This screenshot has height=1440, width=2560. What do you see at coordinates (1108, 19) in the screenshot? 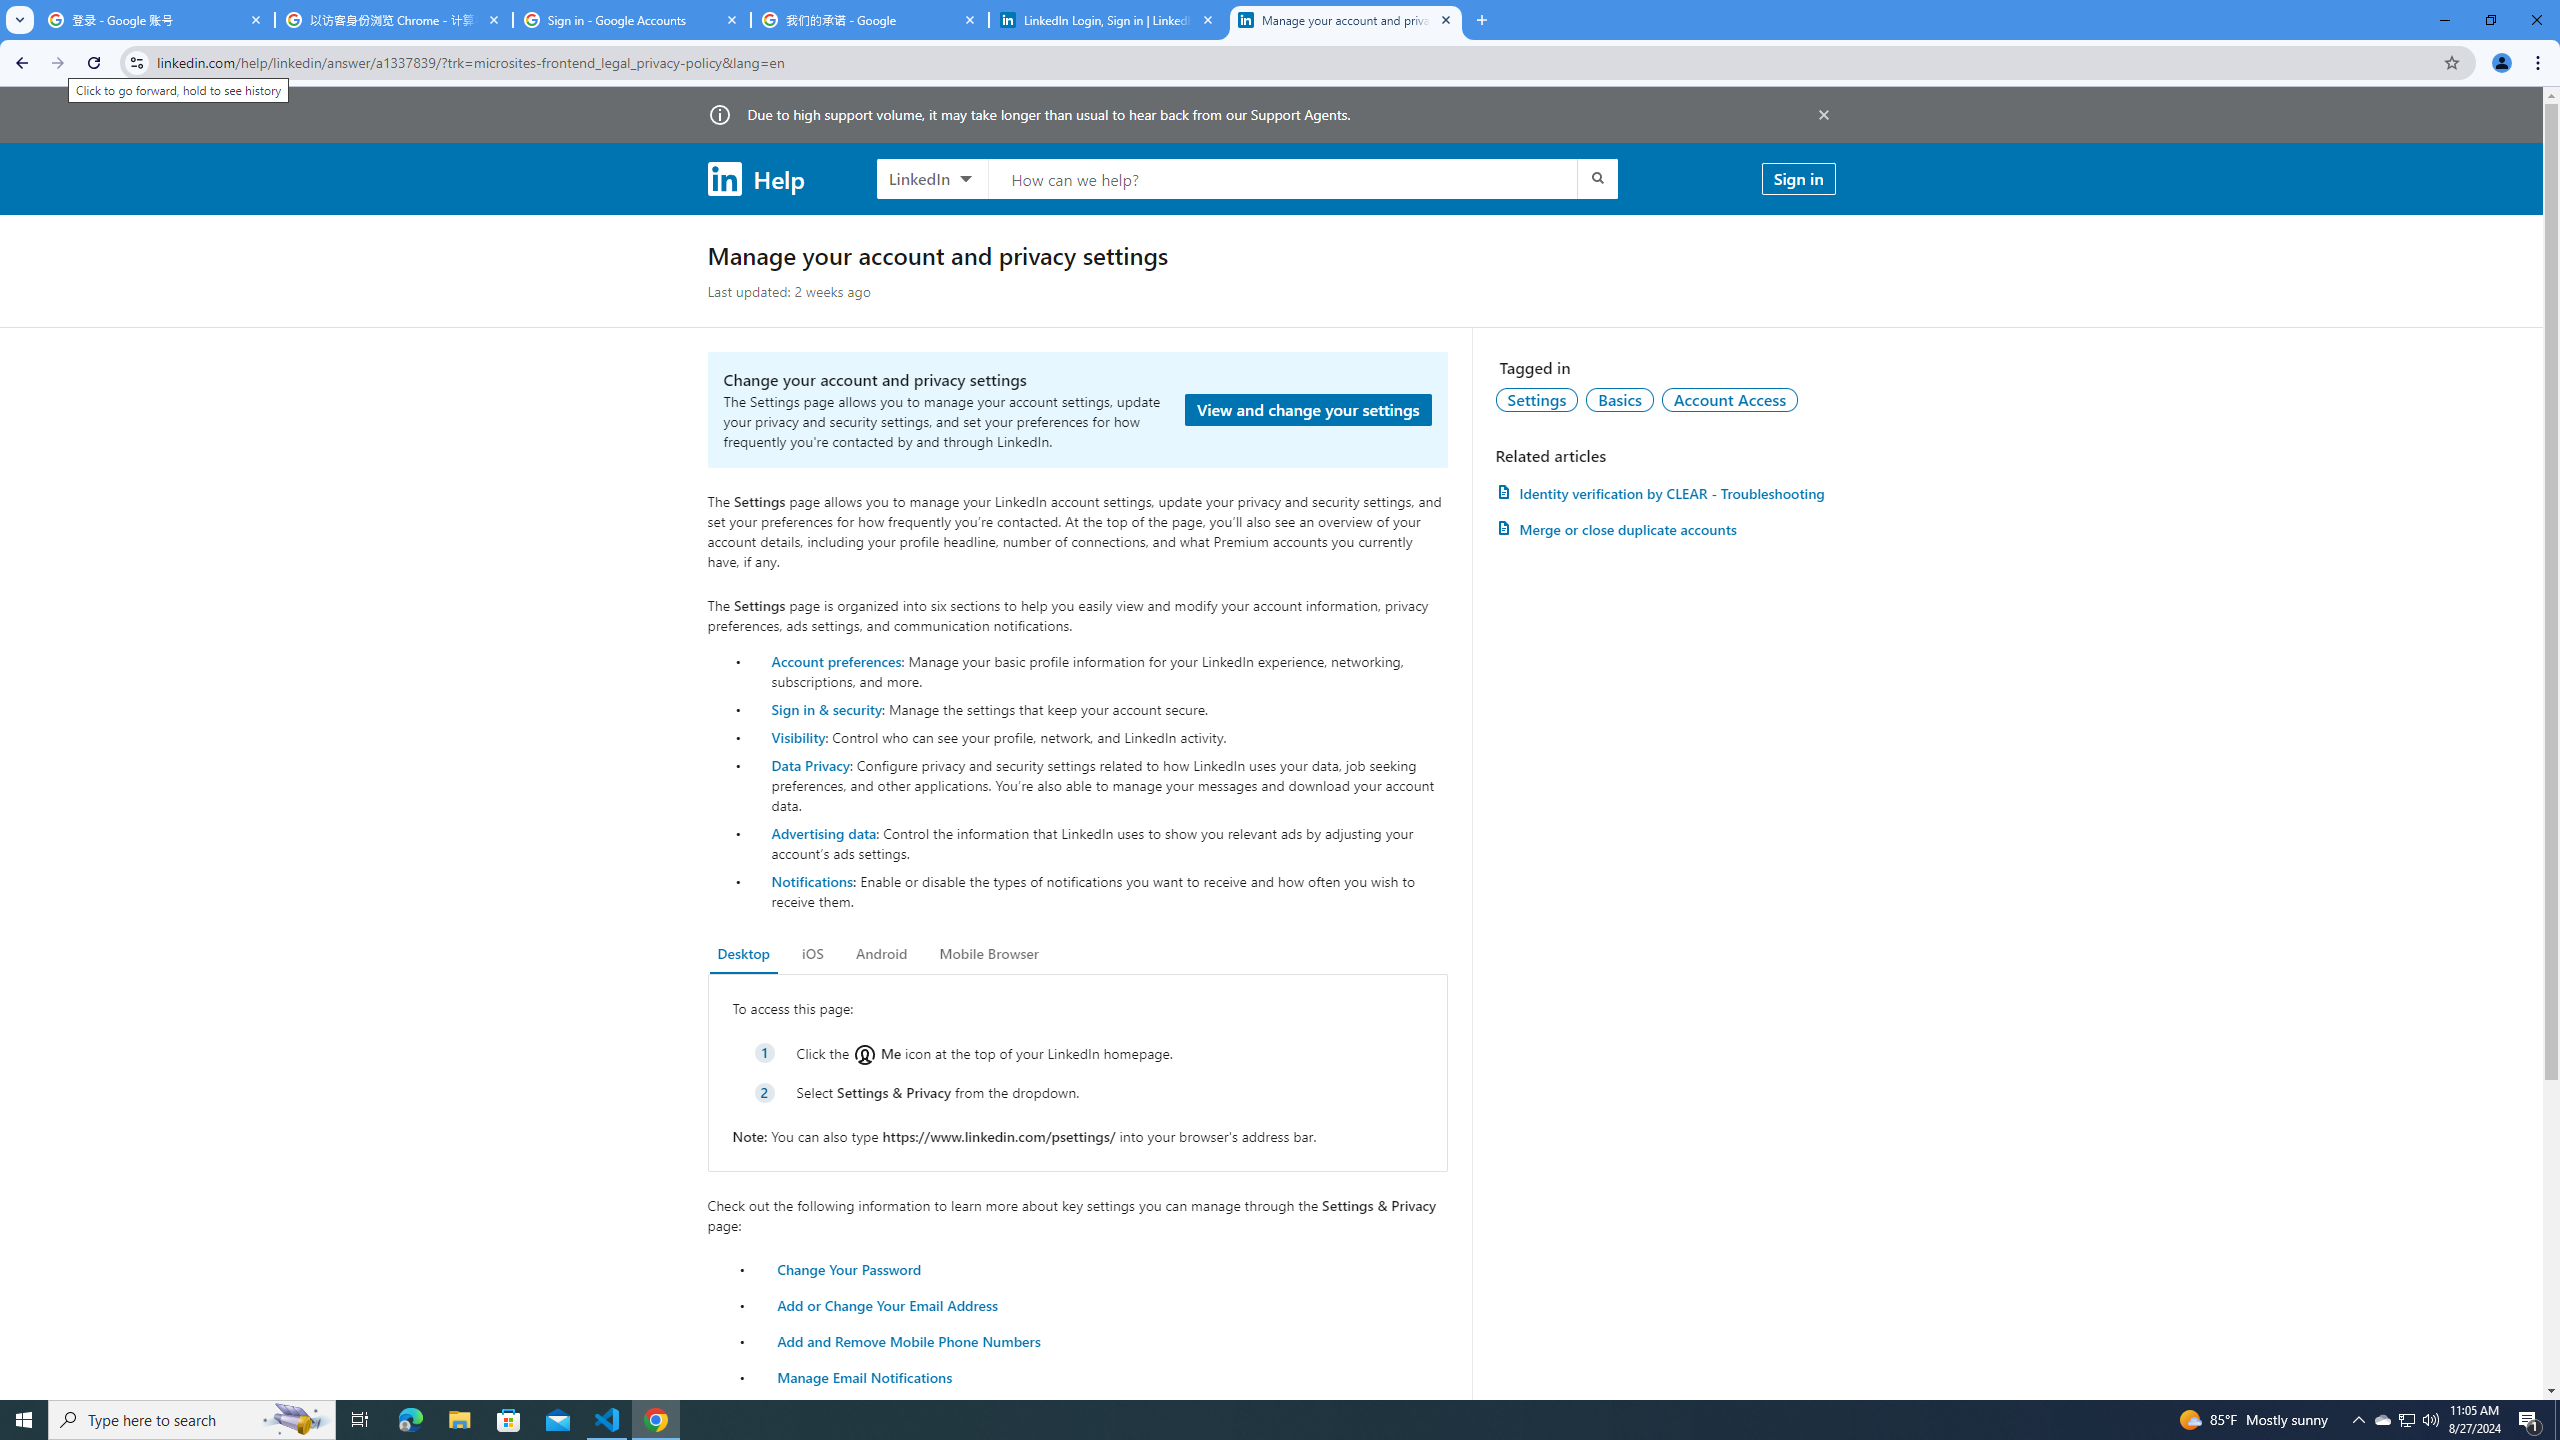
I see `'LinkedIn Login, Sign in | LinkedIn'` at bounding box center [1108, 19].